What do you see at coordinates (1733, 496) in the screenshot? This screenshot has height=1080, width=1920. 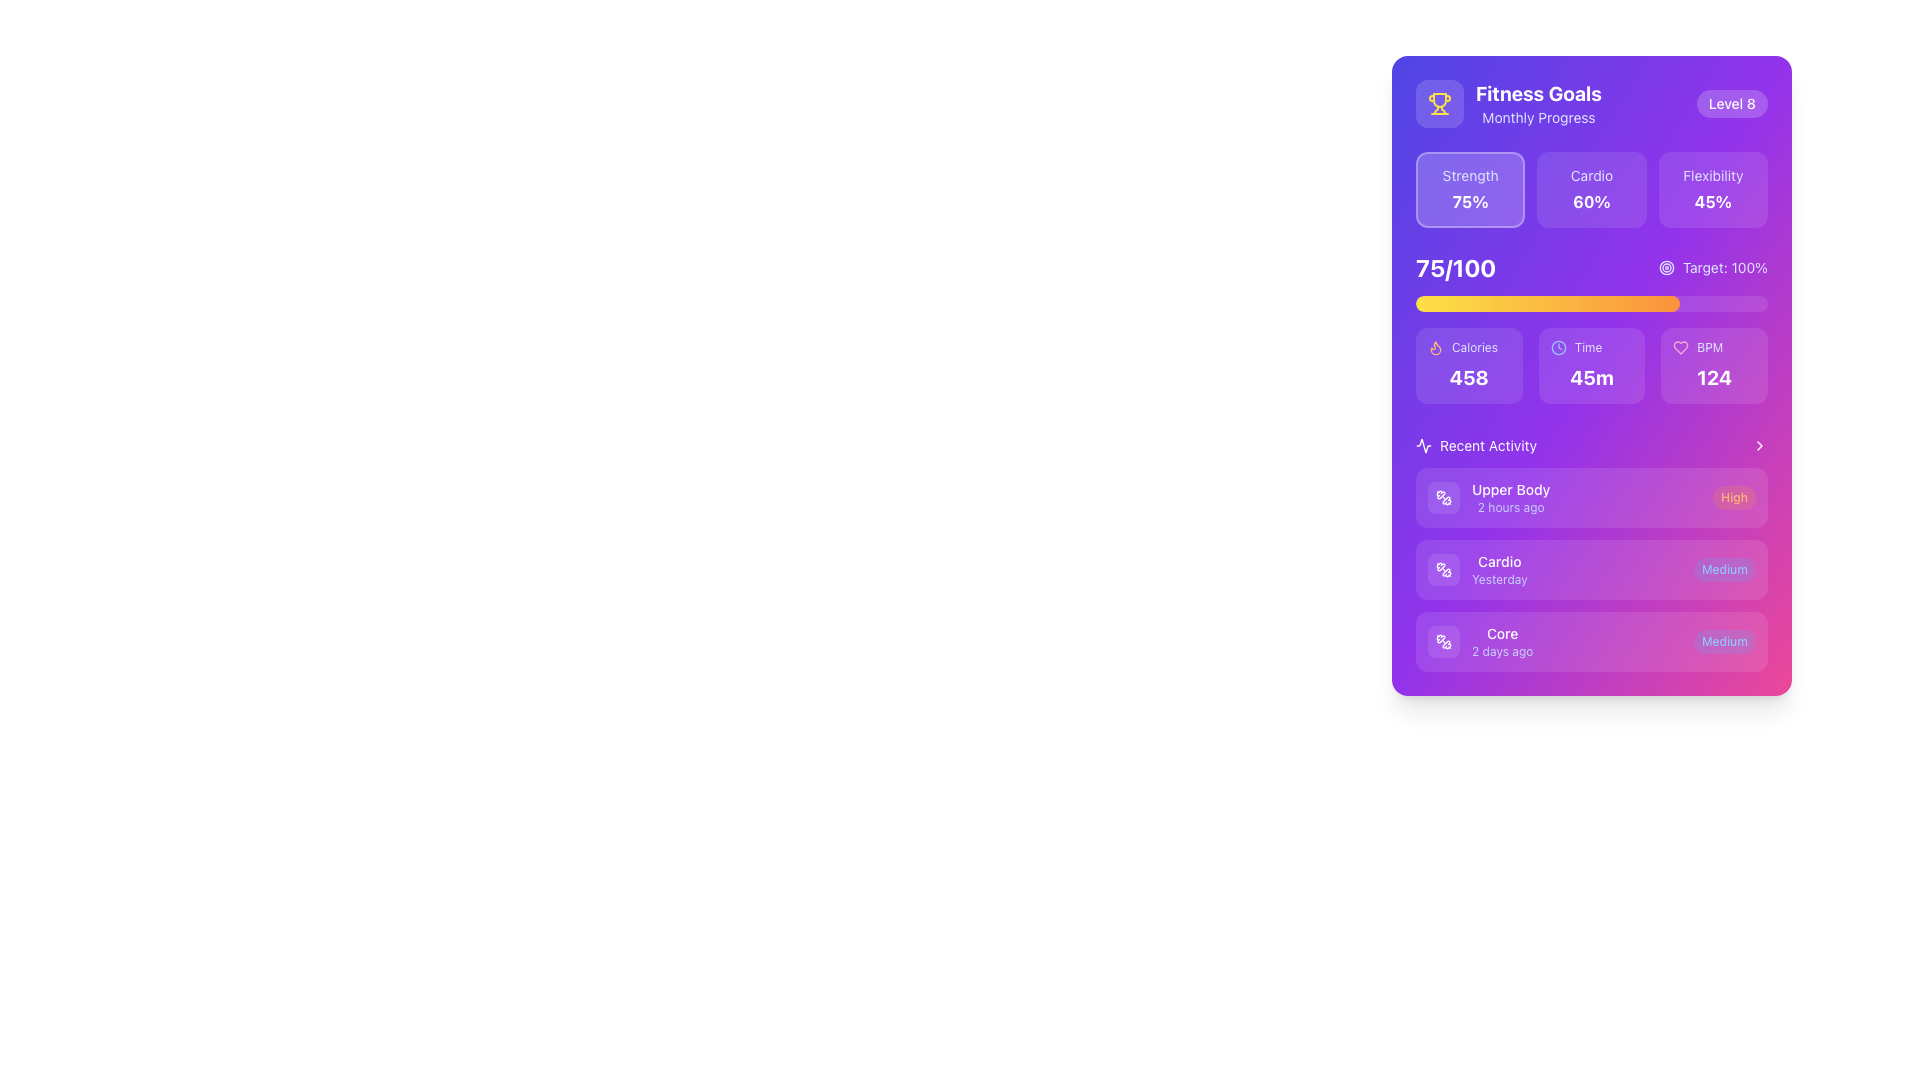 I see `the capsule-shaped label with the text 'High', which is styled with an orange background and positioned on the right side of a list item in the 'Recent Activity' section` at bounding box center [1733, 496].